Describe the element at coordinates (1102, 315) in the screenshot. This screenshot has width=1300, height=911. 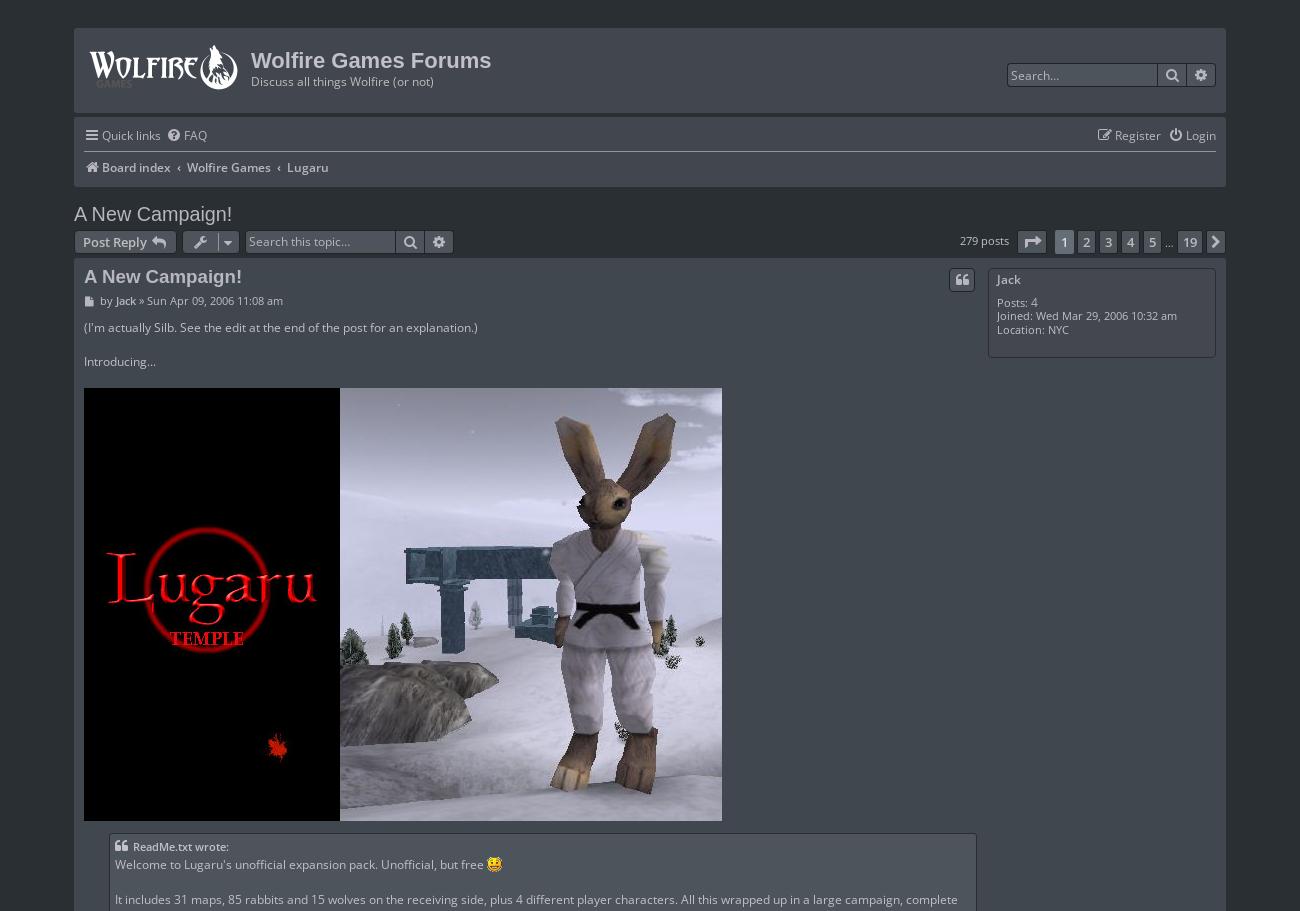
I see `'Wed Mar 29, 2006 10:32 am'` at that location.